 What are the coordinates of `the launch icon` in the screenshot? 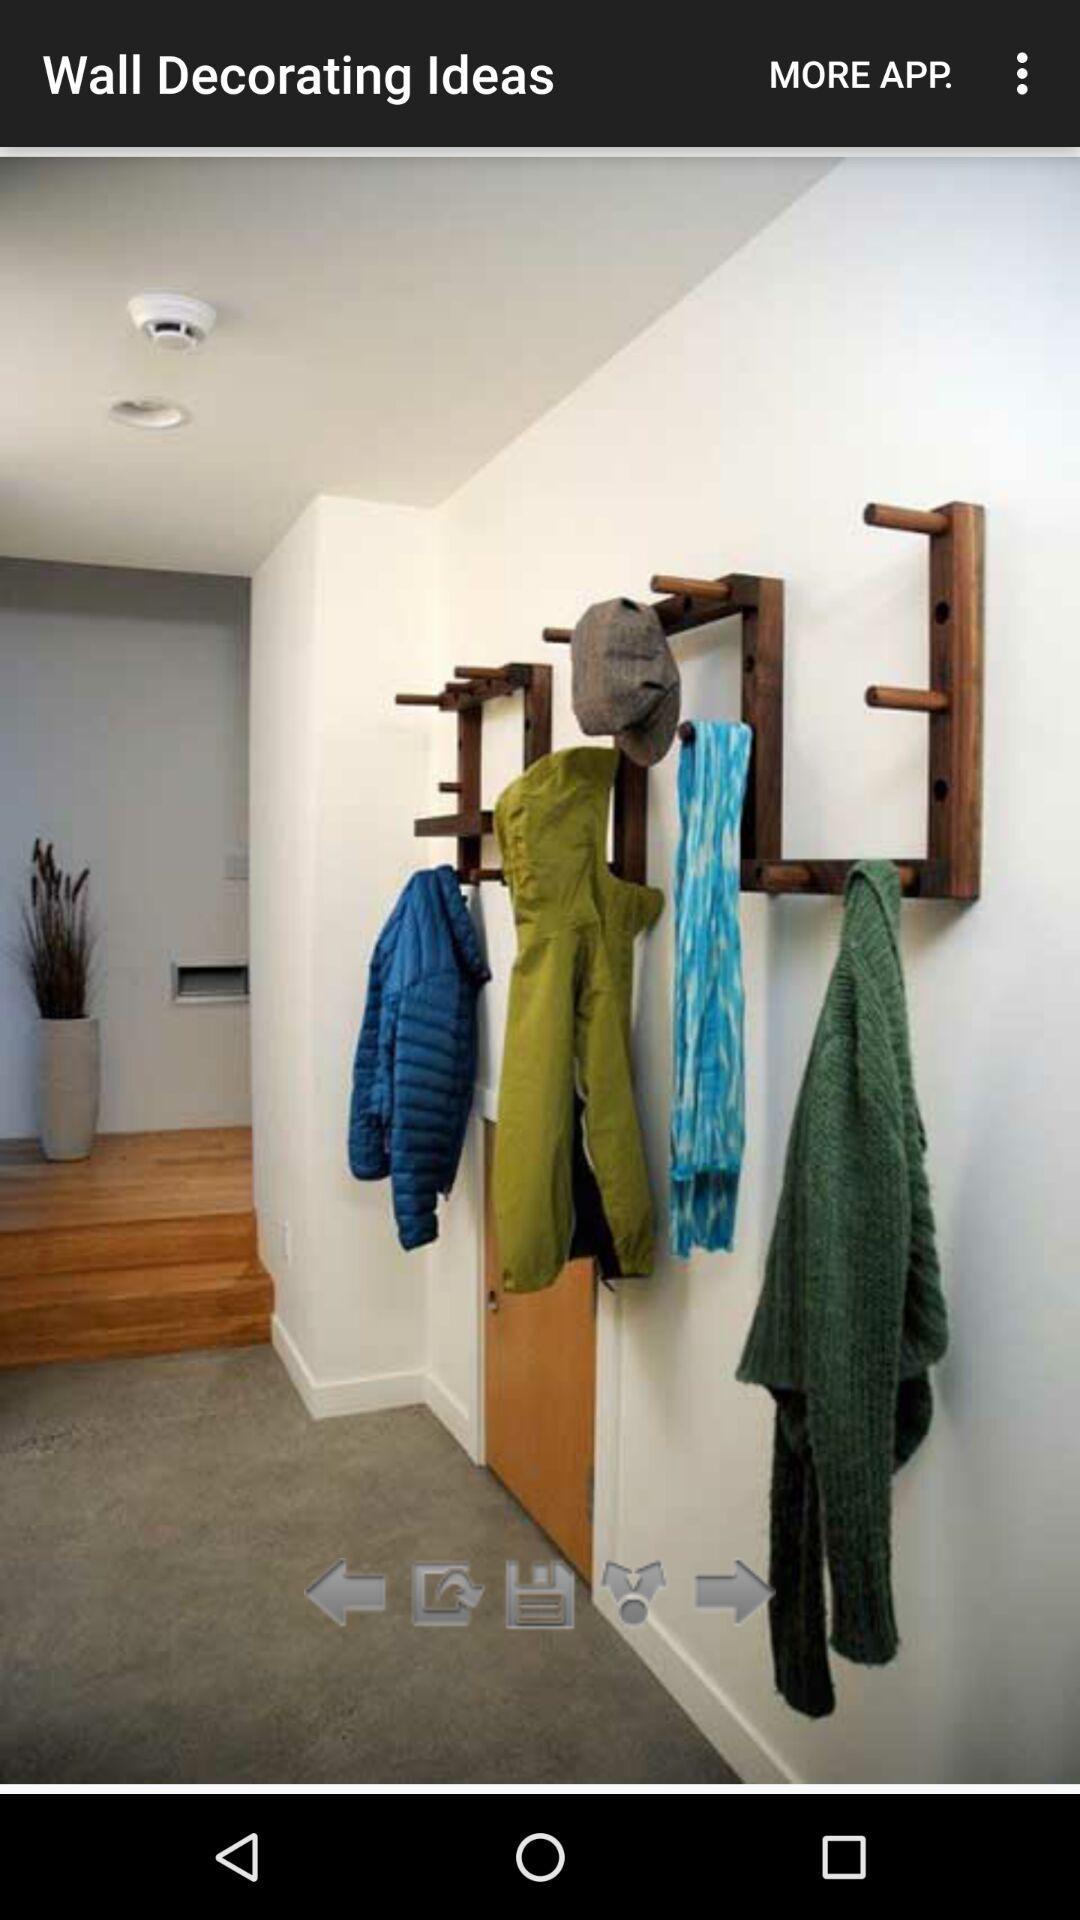 It's located at (444, 1593).